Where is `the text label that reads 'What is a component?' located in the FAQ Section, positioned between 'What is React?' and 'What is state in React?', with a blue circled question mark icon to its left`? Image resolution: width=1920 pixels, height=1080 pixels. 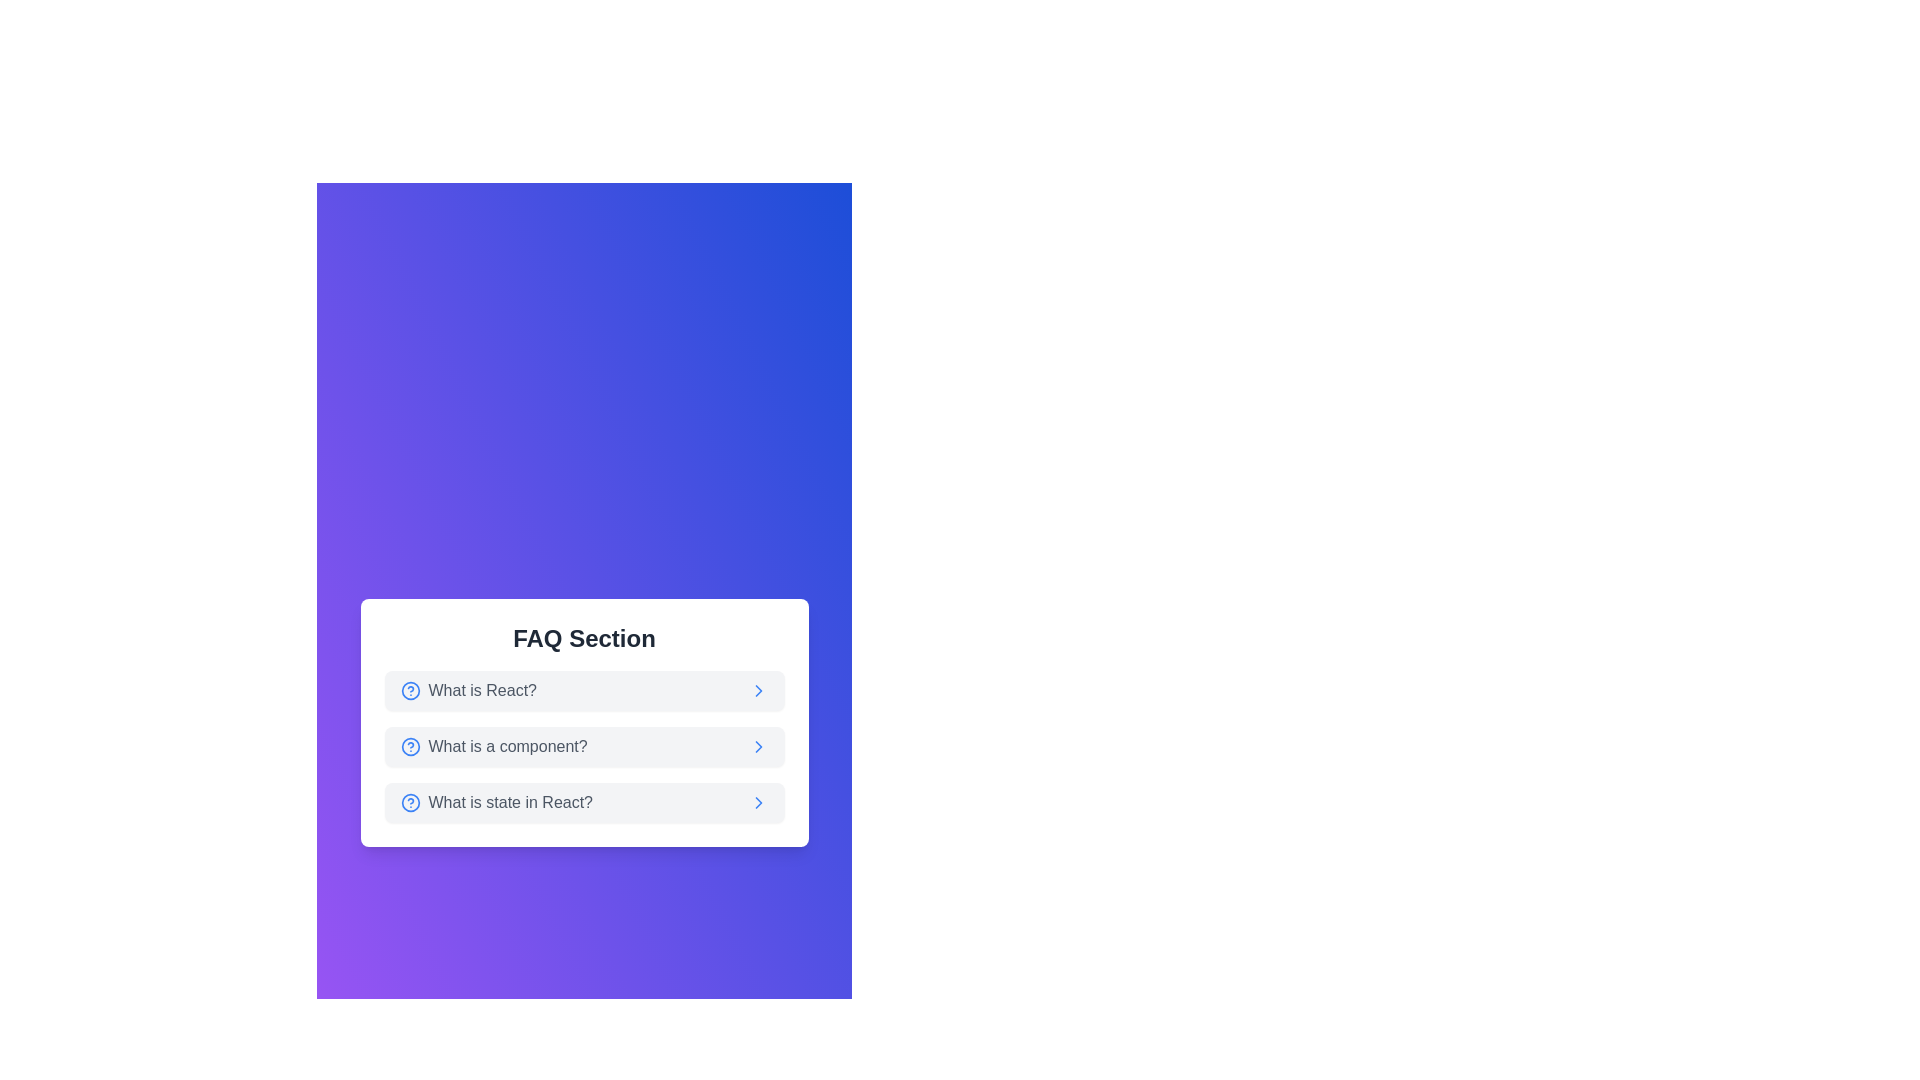 the text label that reads 'What is a component?' located in the FAQ Section, positioned between 'What is React?' and 'What is state in React?', with a blue circled question mark icon to its left is located at coordinates (494, 747).